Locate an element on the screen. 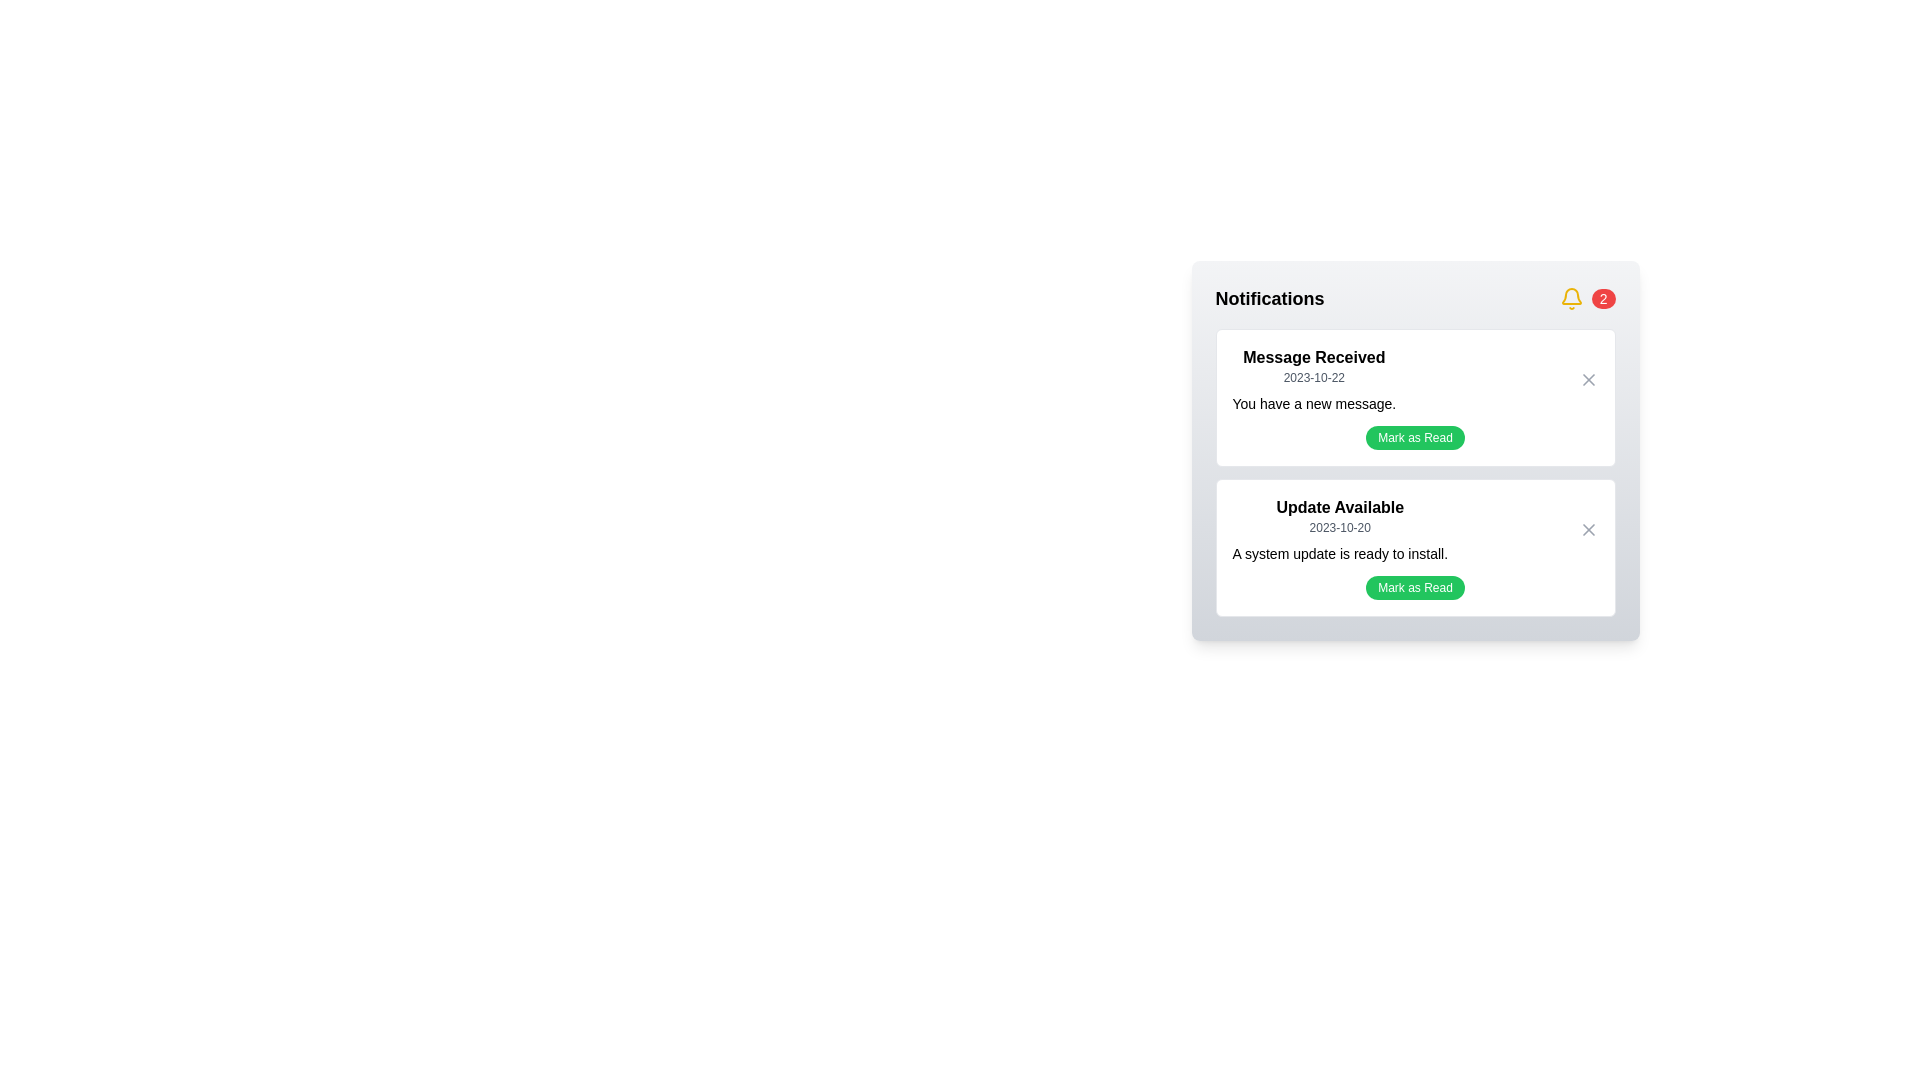 This screenshot has height=1080, width=1920. the notification icon located at the top-right corner of the notification panel, which is positioned left is located at coordinates (1570, 299).